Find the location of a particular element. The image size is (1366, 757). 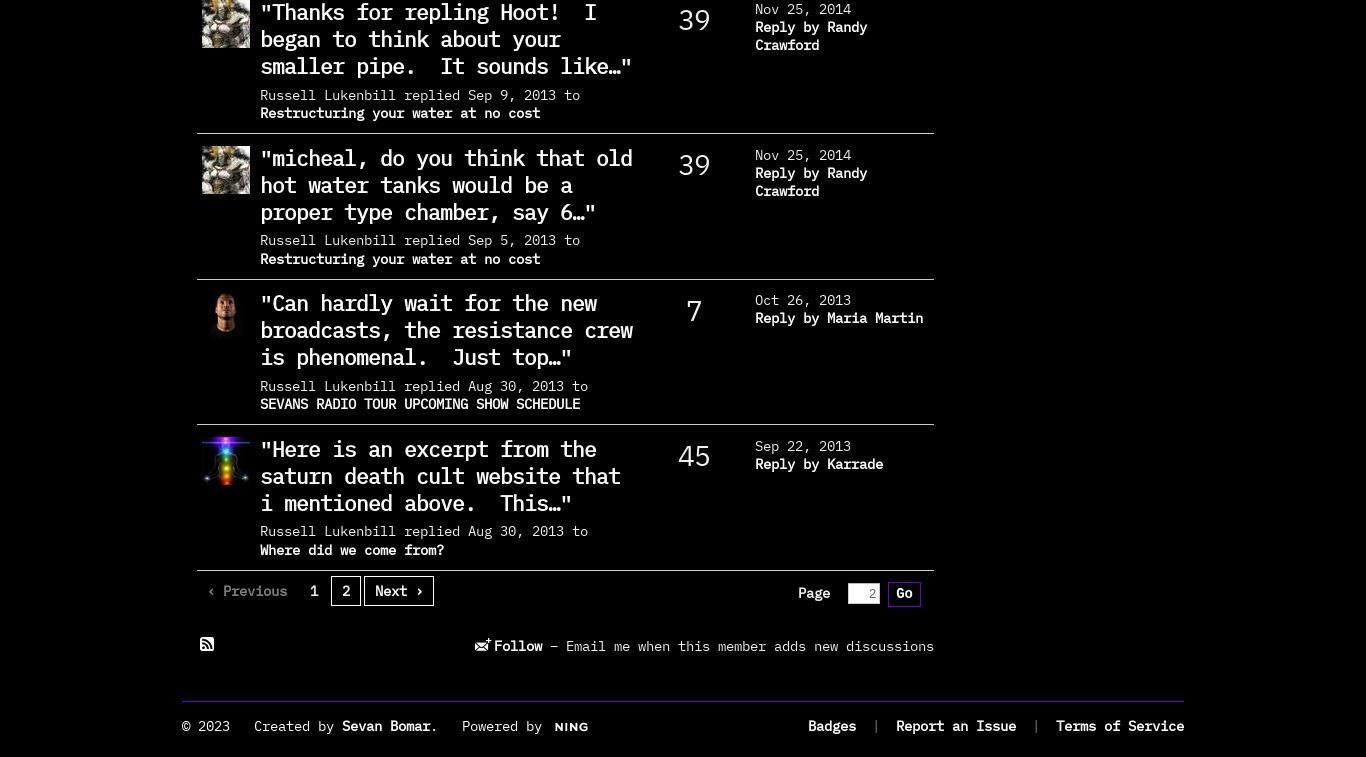

'Page' is located at coordinates (812, 593).